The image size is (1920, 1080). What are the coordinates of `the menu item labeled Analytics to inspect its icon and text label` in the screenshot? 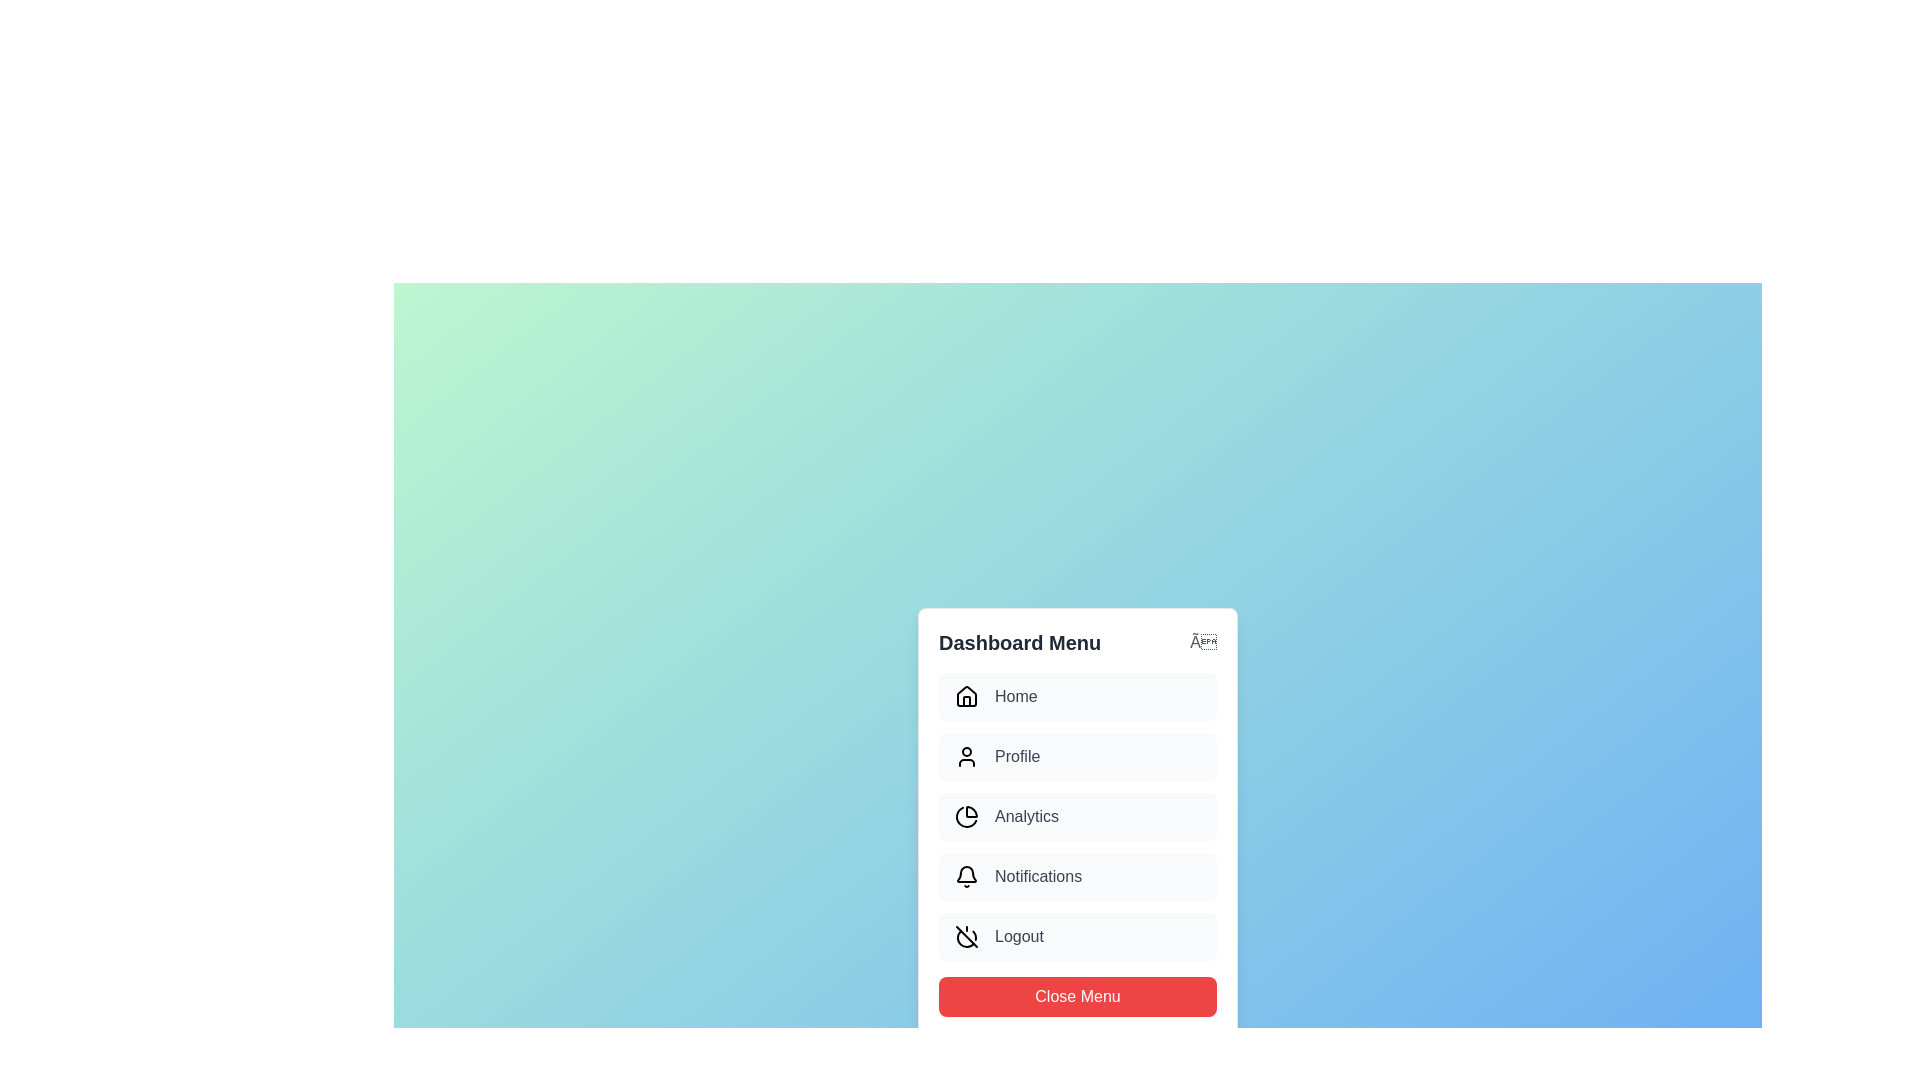 It's located at (1077, 817).